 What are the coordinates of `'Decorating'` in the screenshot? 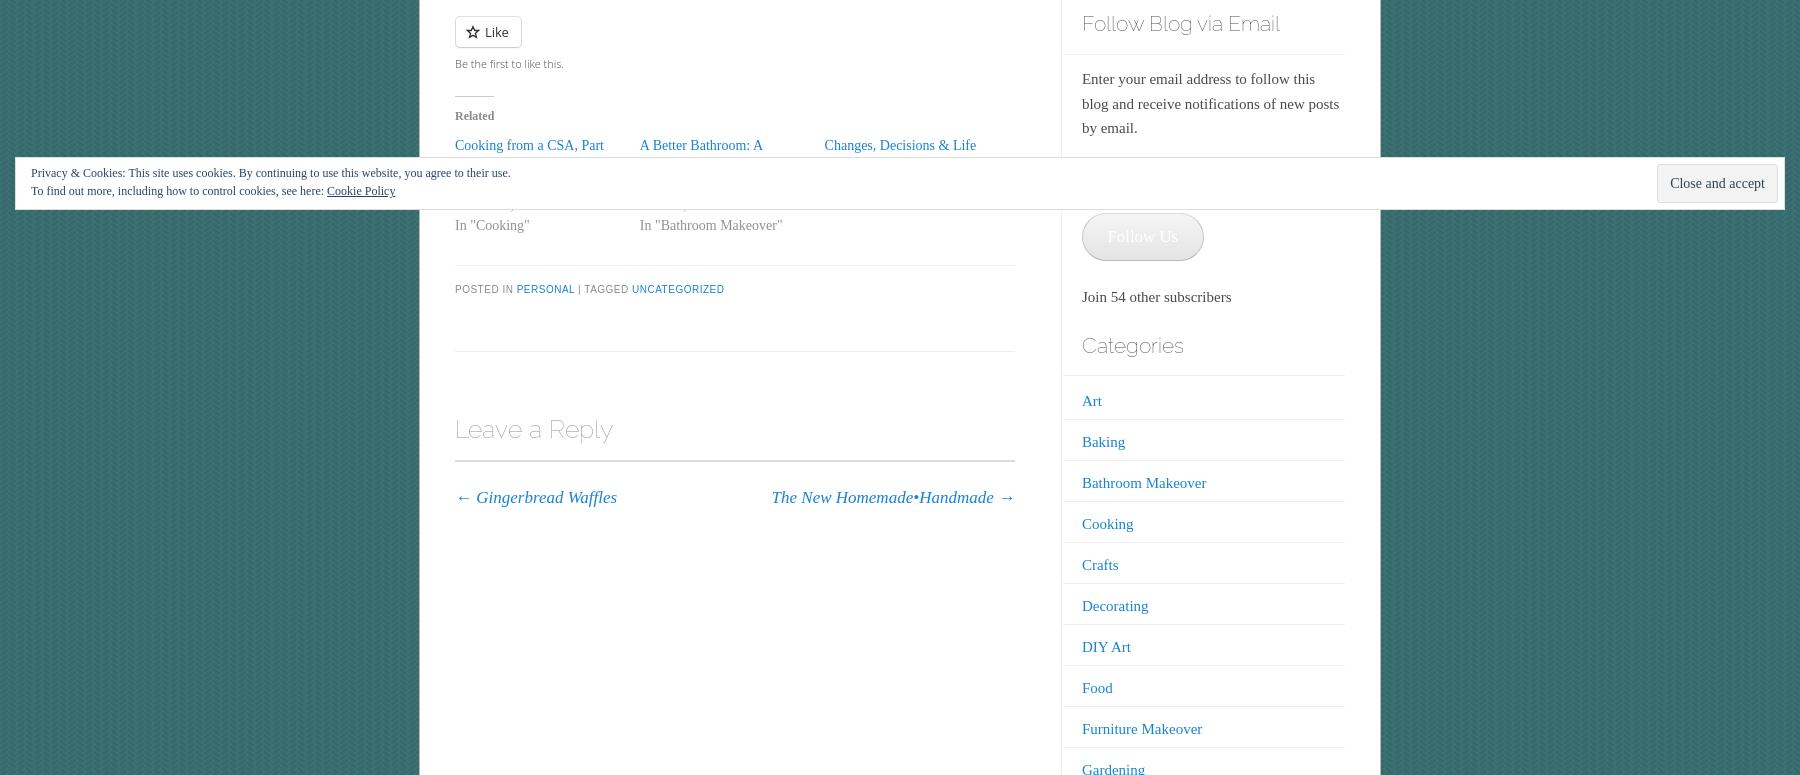 It's located at (1114, 604).